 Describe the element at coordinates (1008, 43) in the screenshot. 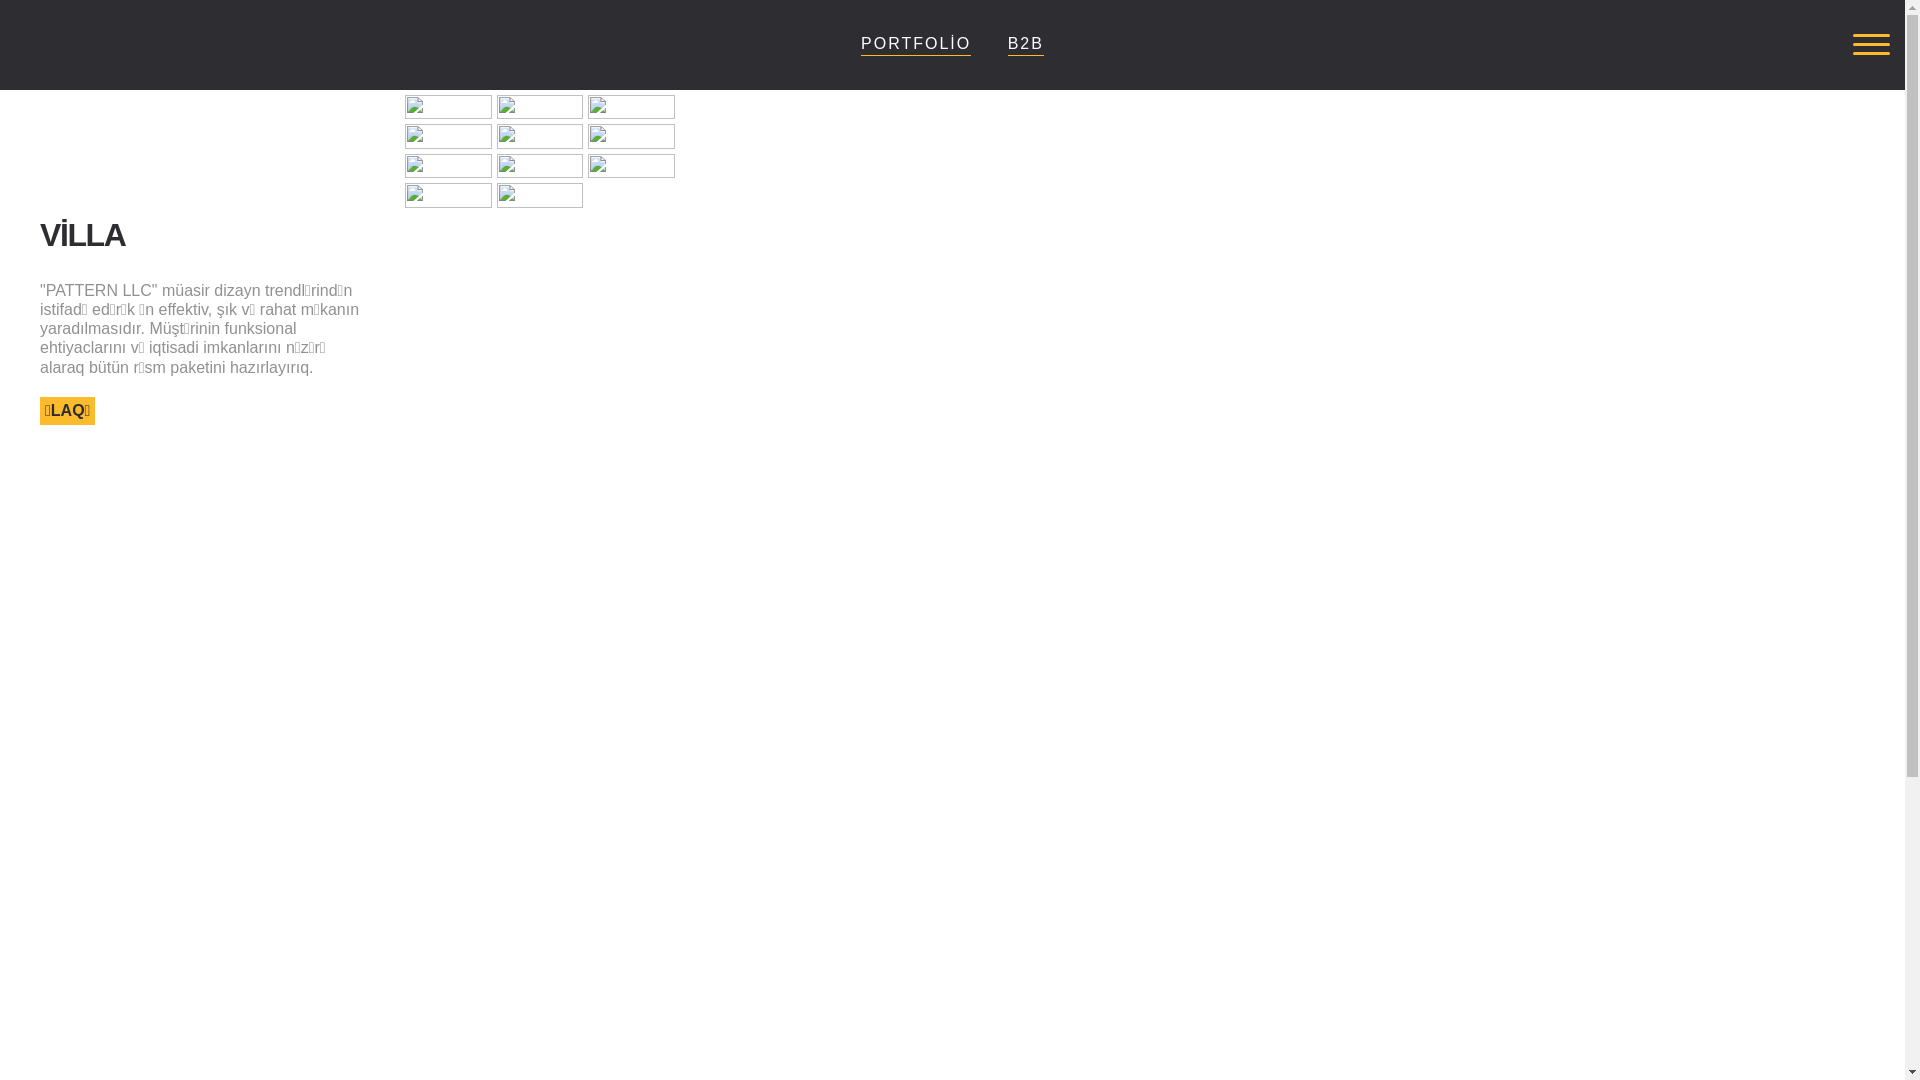

I see `'B2B'` at that location.